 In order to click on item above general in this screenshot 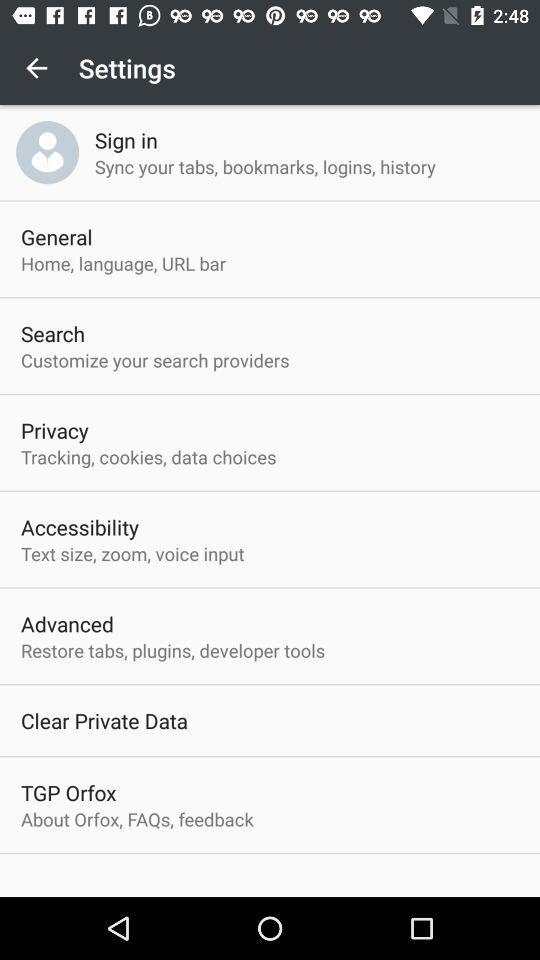, I will do `click(47, 151)`.